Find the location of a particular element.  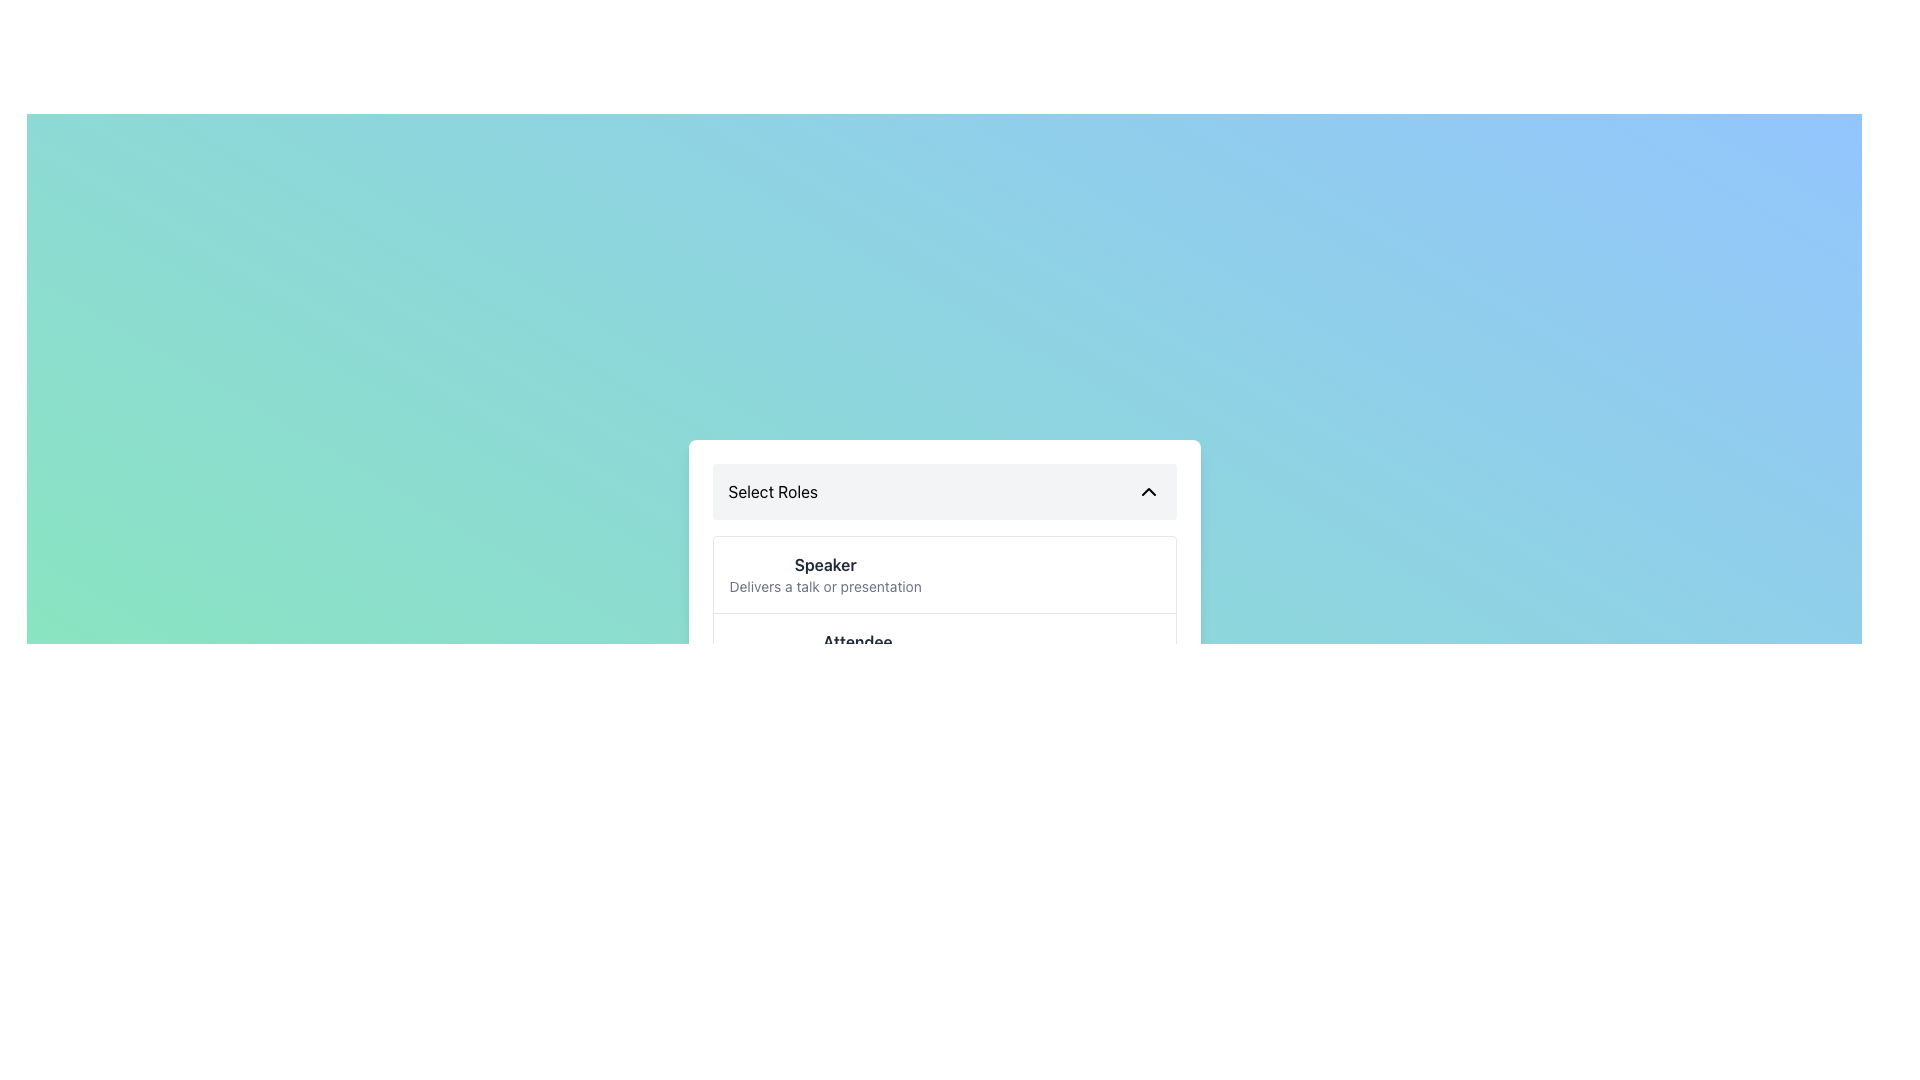

the list item titled 'Speaker' that describes 'Delivers a talk or presentation', located in the 'Select Roles' section is located at coordinates (943, 574).